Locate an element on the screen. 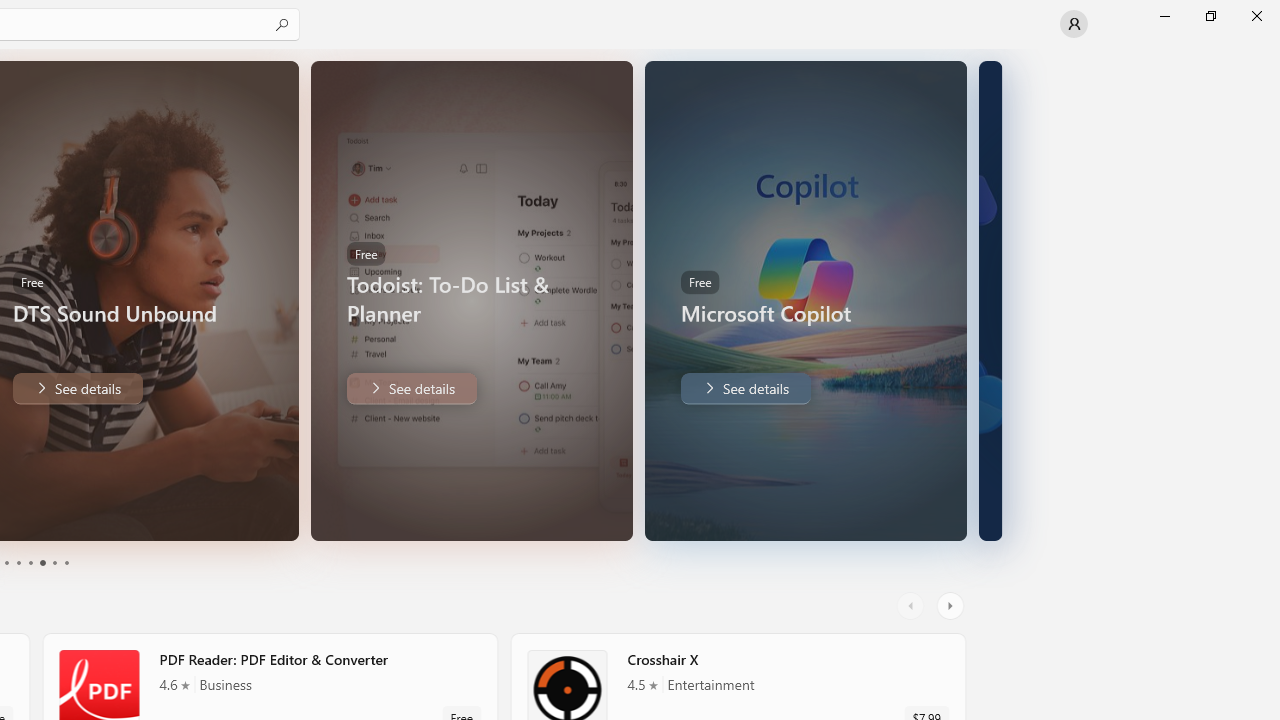  'AutomationID: LeftScrollButton' is located at coordinates (912, 605).